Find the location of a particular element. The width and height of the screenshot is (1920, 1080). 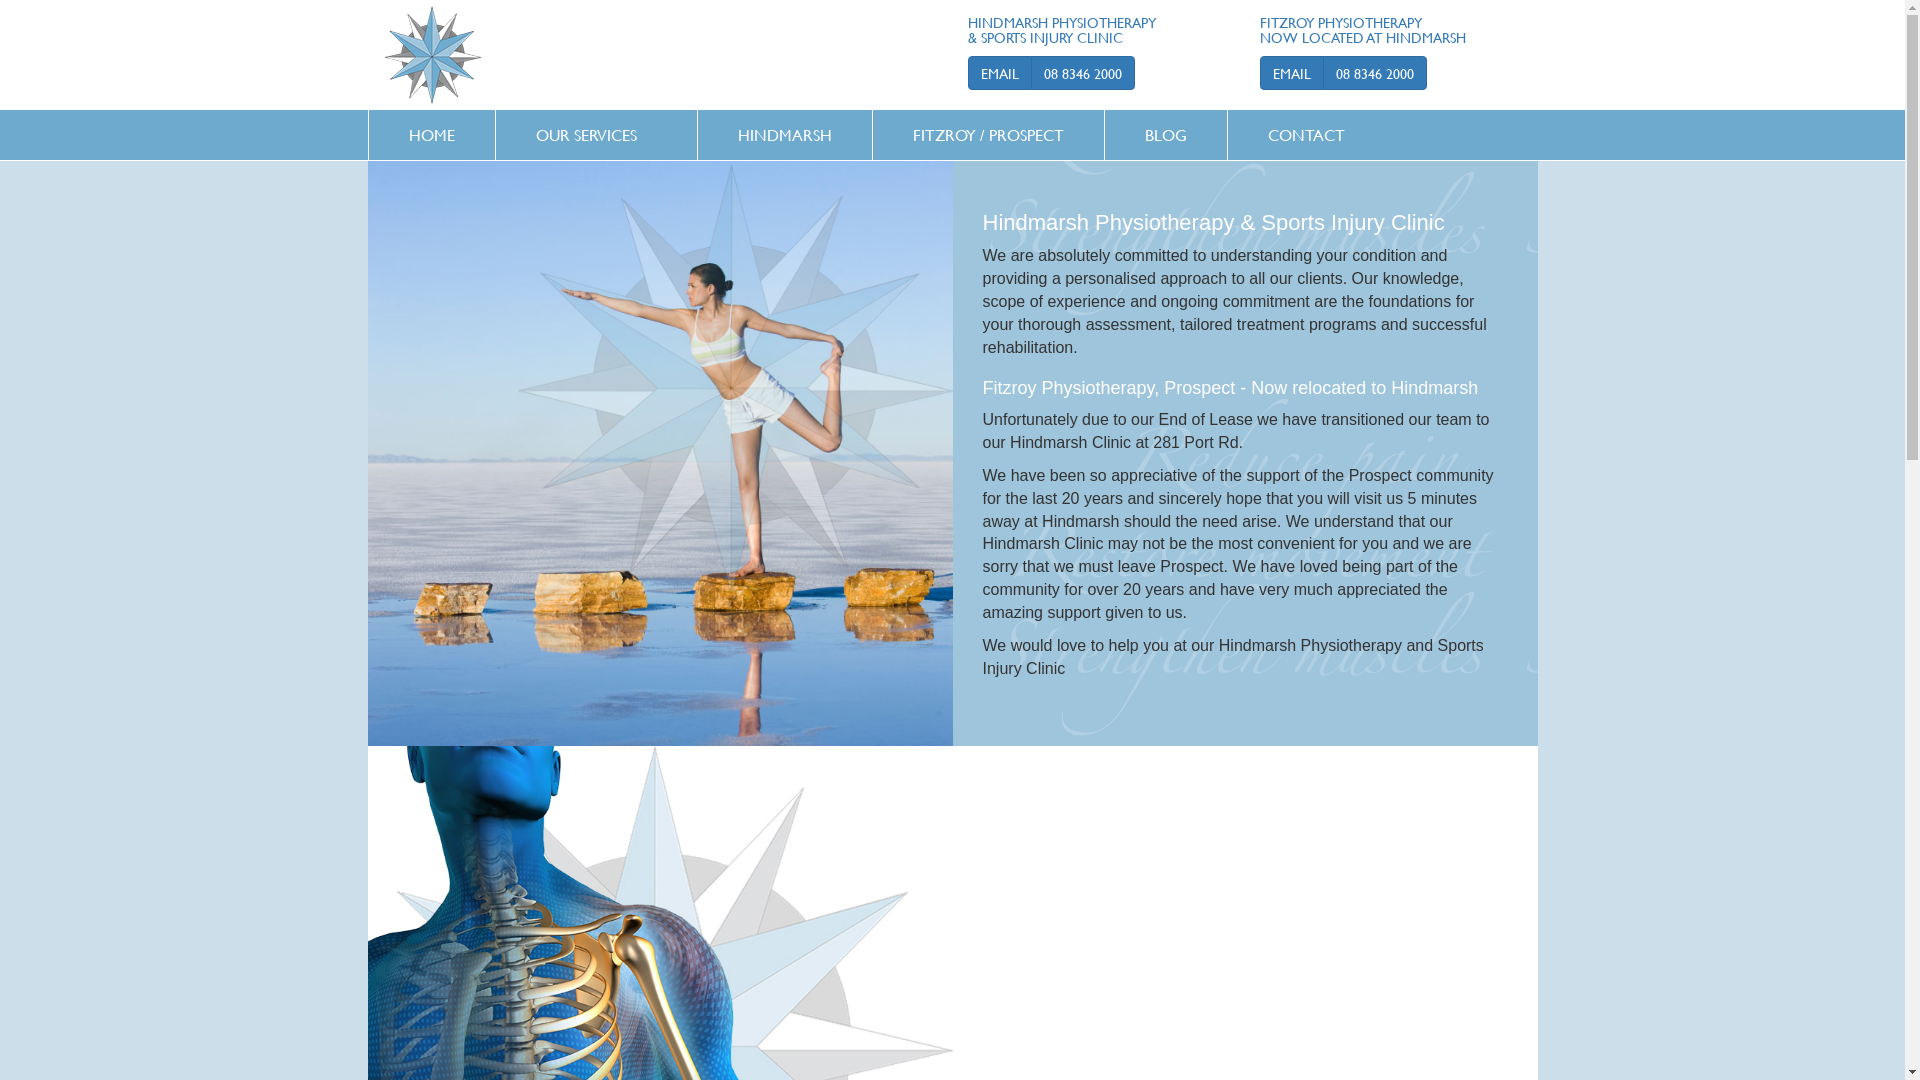

'HINDMARSH PHYSIOTHERAPY is located at coordinates (968, 29).